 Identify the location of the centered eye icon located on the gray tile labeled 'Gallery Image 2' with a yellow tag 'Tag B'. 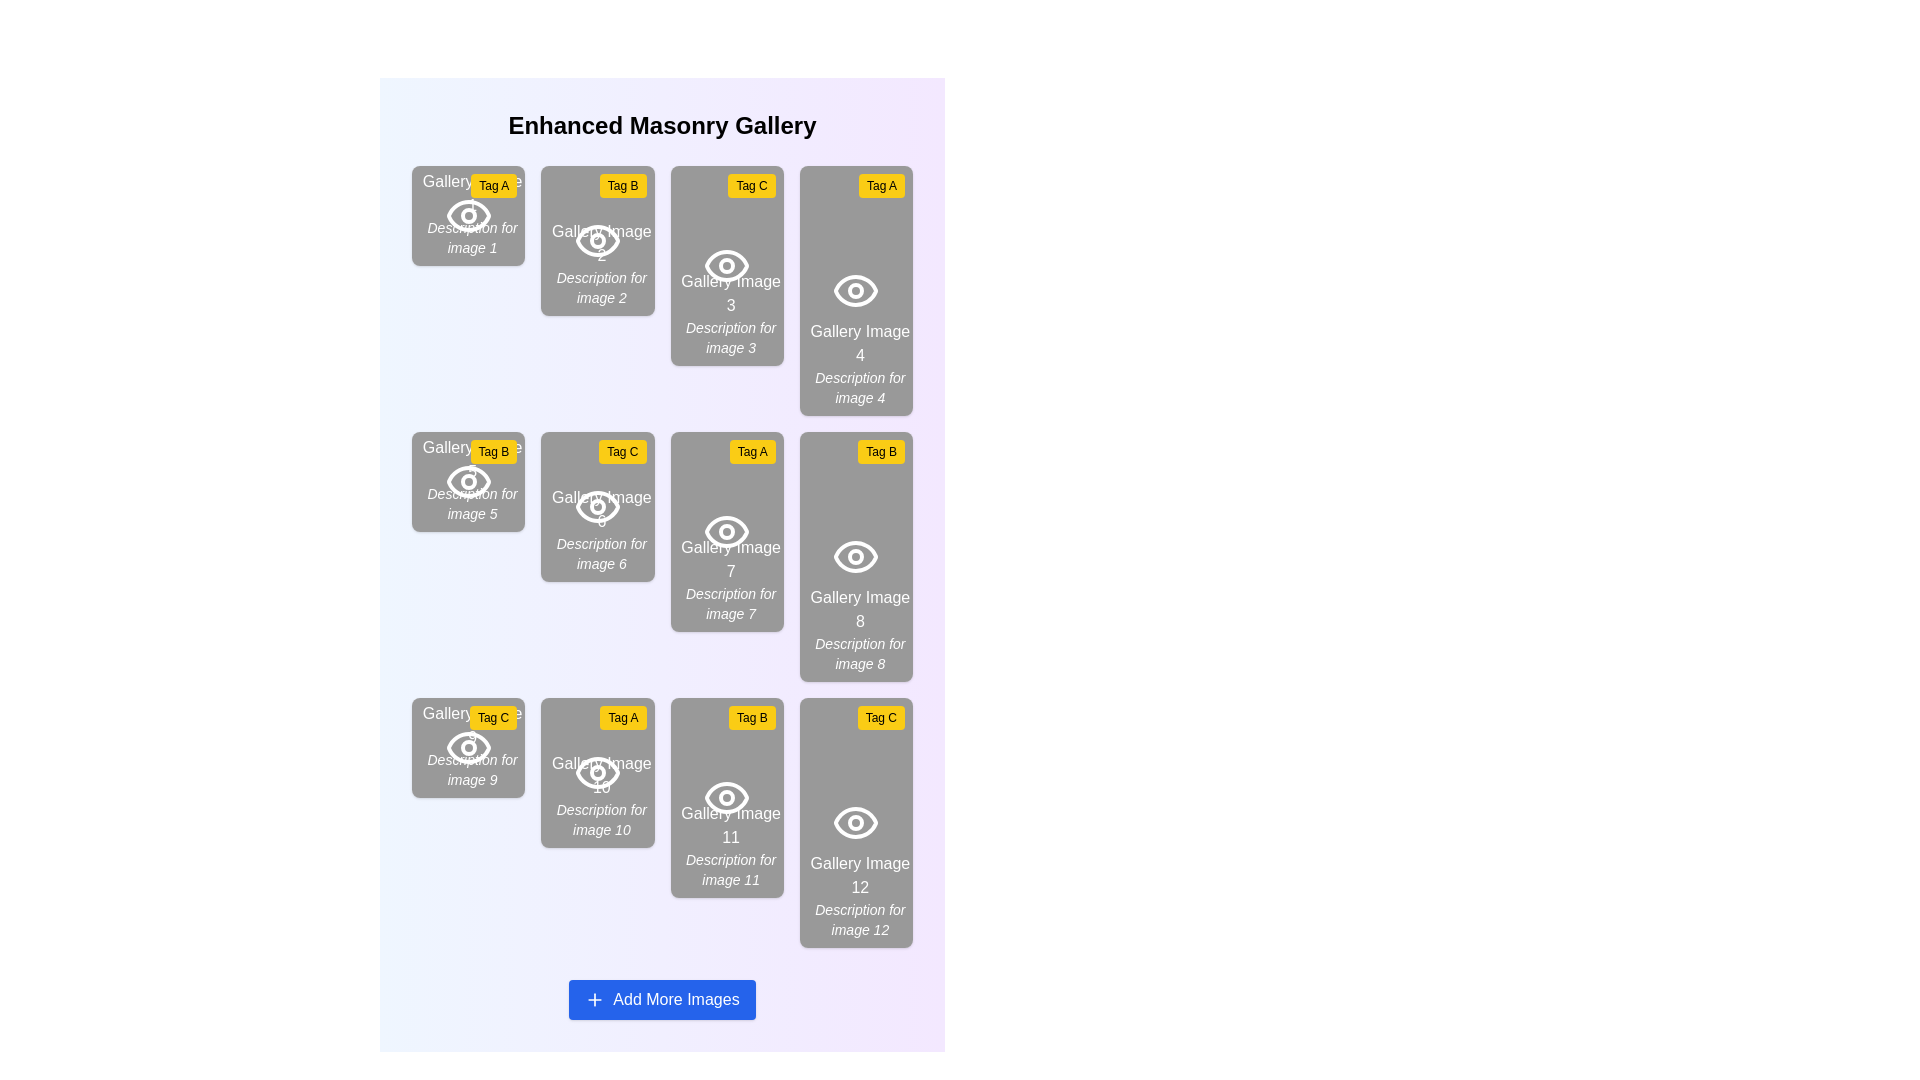
(596, 239).